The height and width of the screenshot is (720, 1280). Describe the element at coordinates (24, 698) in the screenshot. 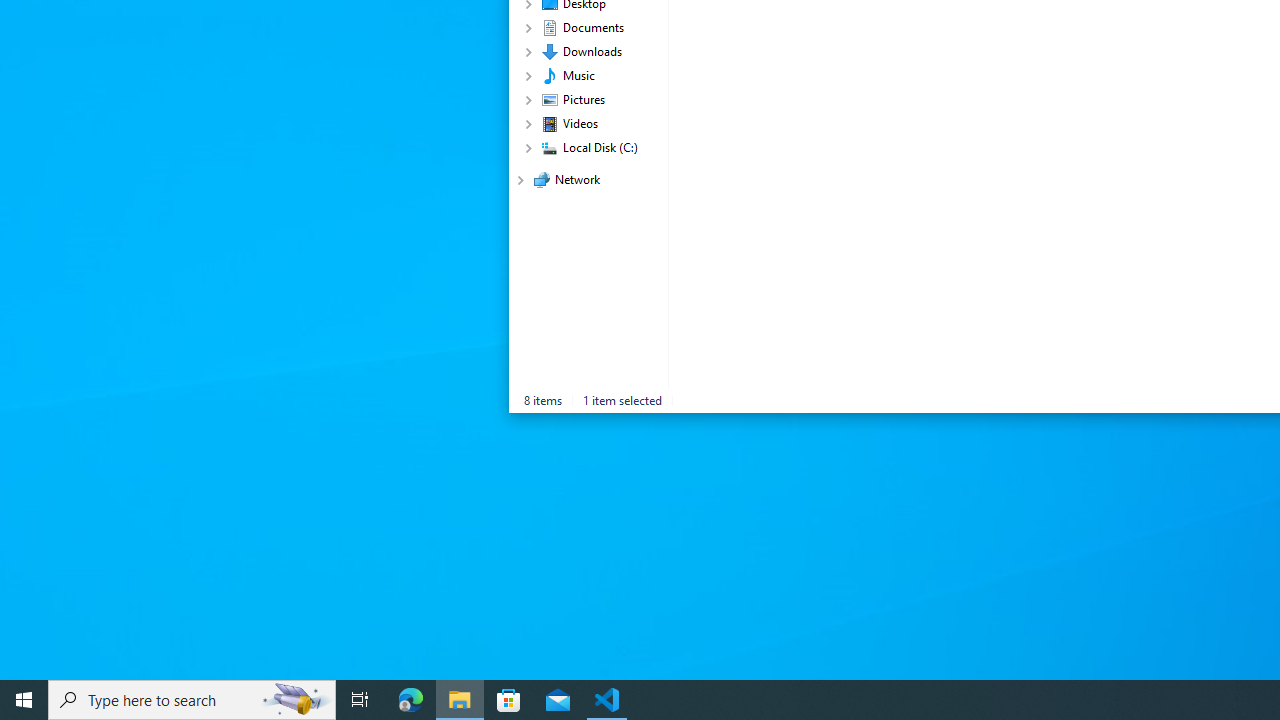

I see `'Start'` at that location.